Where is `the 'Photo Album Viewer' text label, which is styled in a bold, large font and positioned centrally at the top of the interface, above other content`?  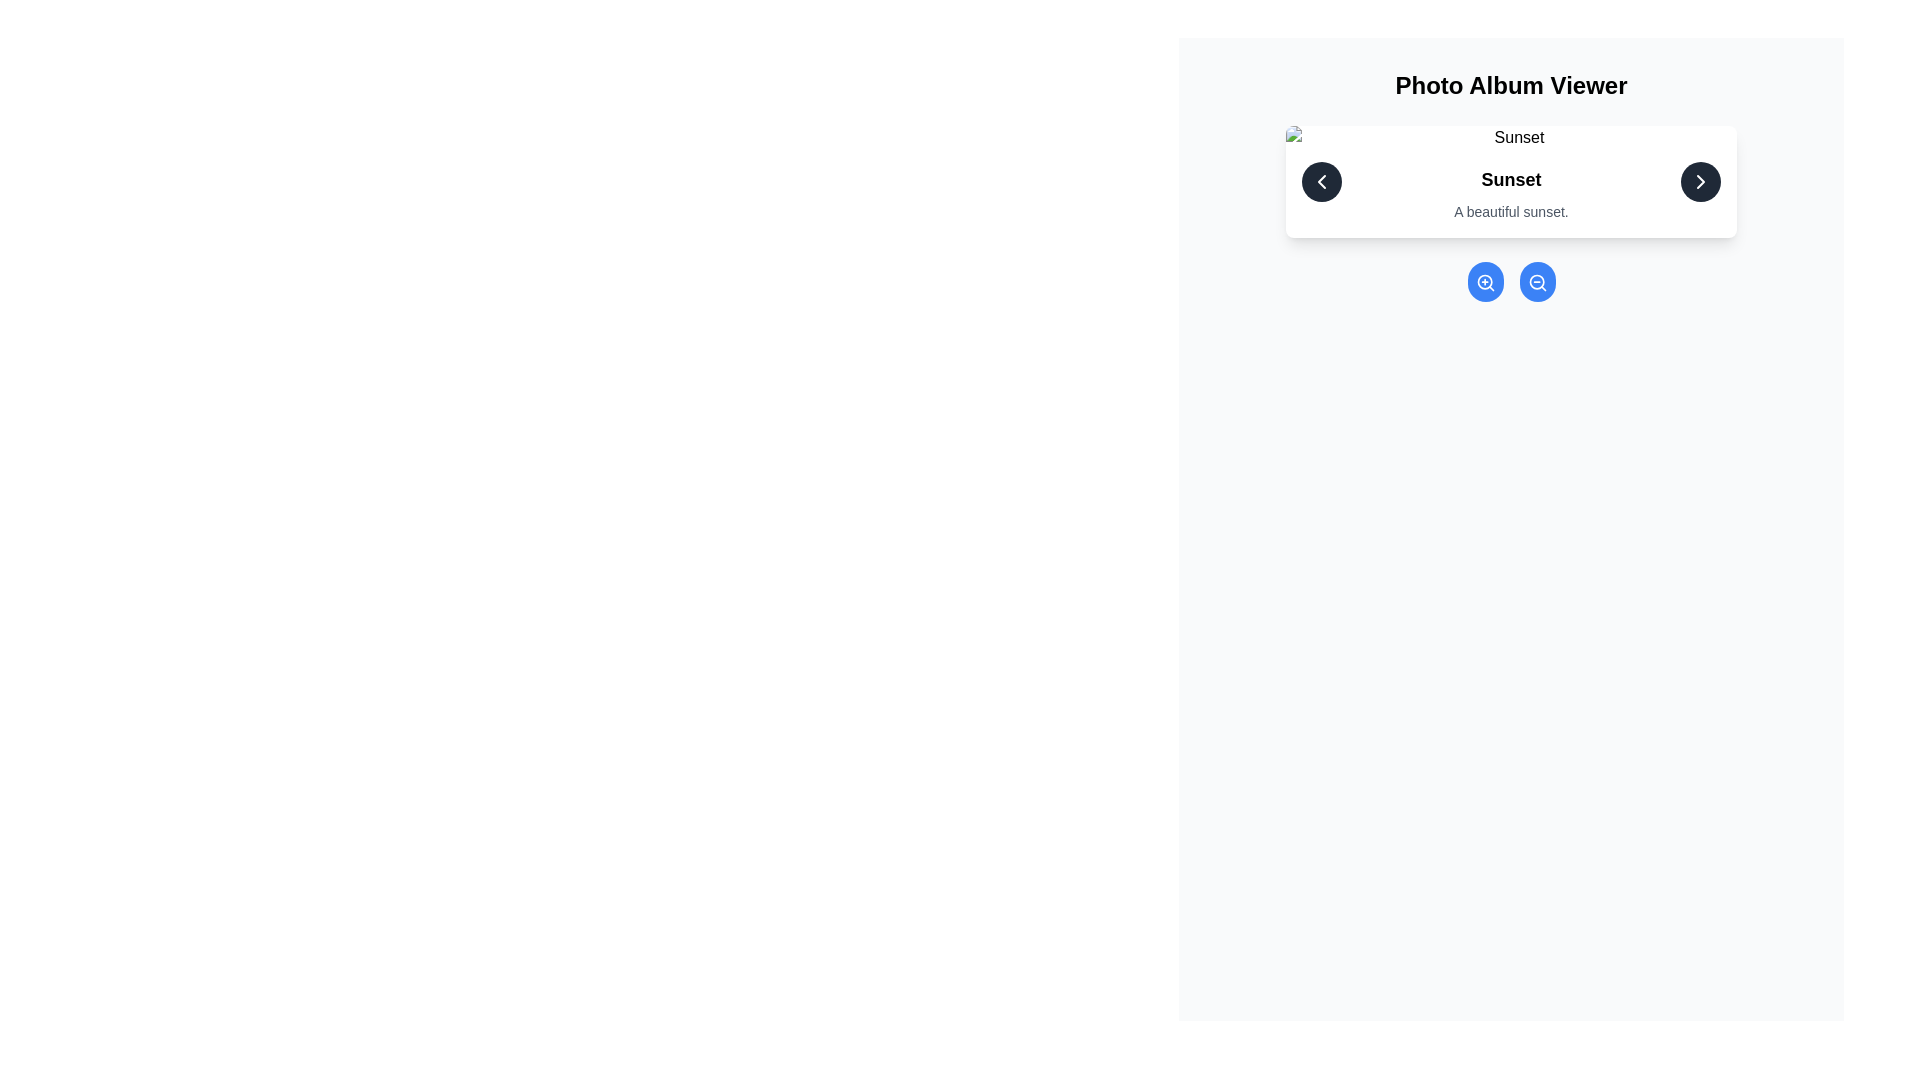
the 'Photo Album Viewer' text label, which is styled in a bold, large font and positioned centrally at the top of the interface, above other content is located at coordinates (1511, 84).